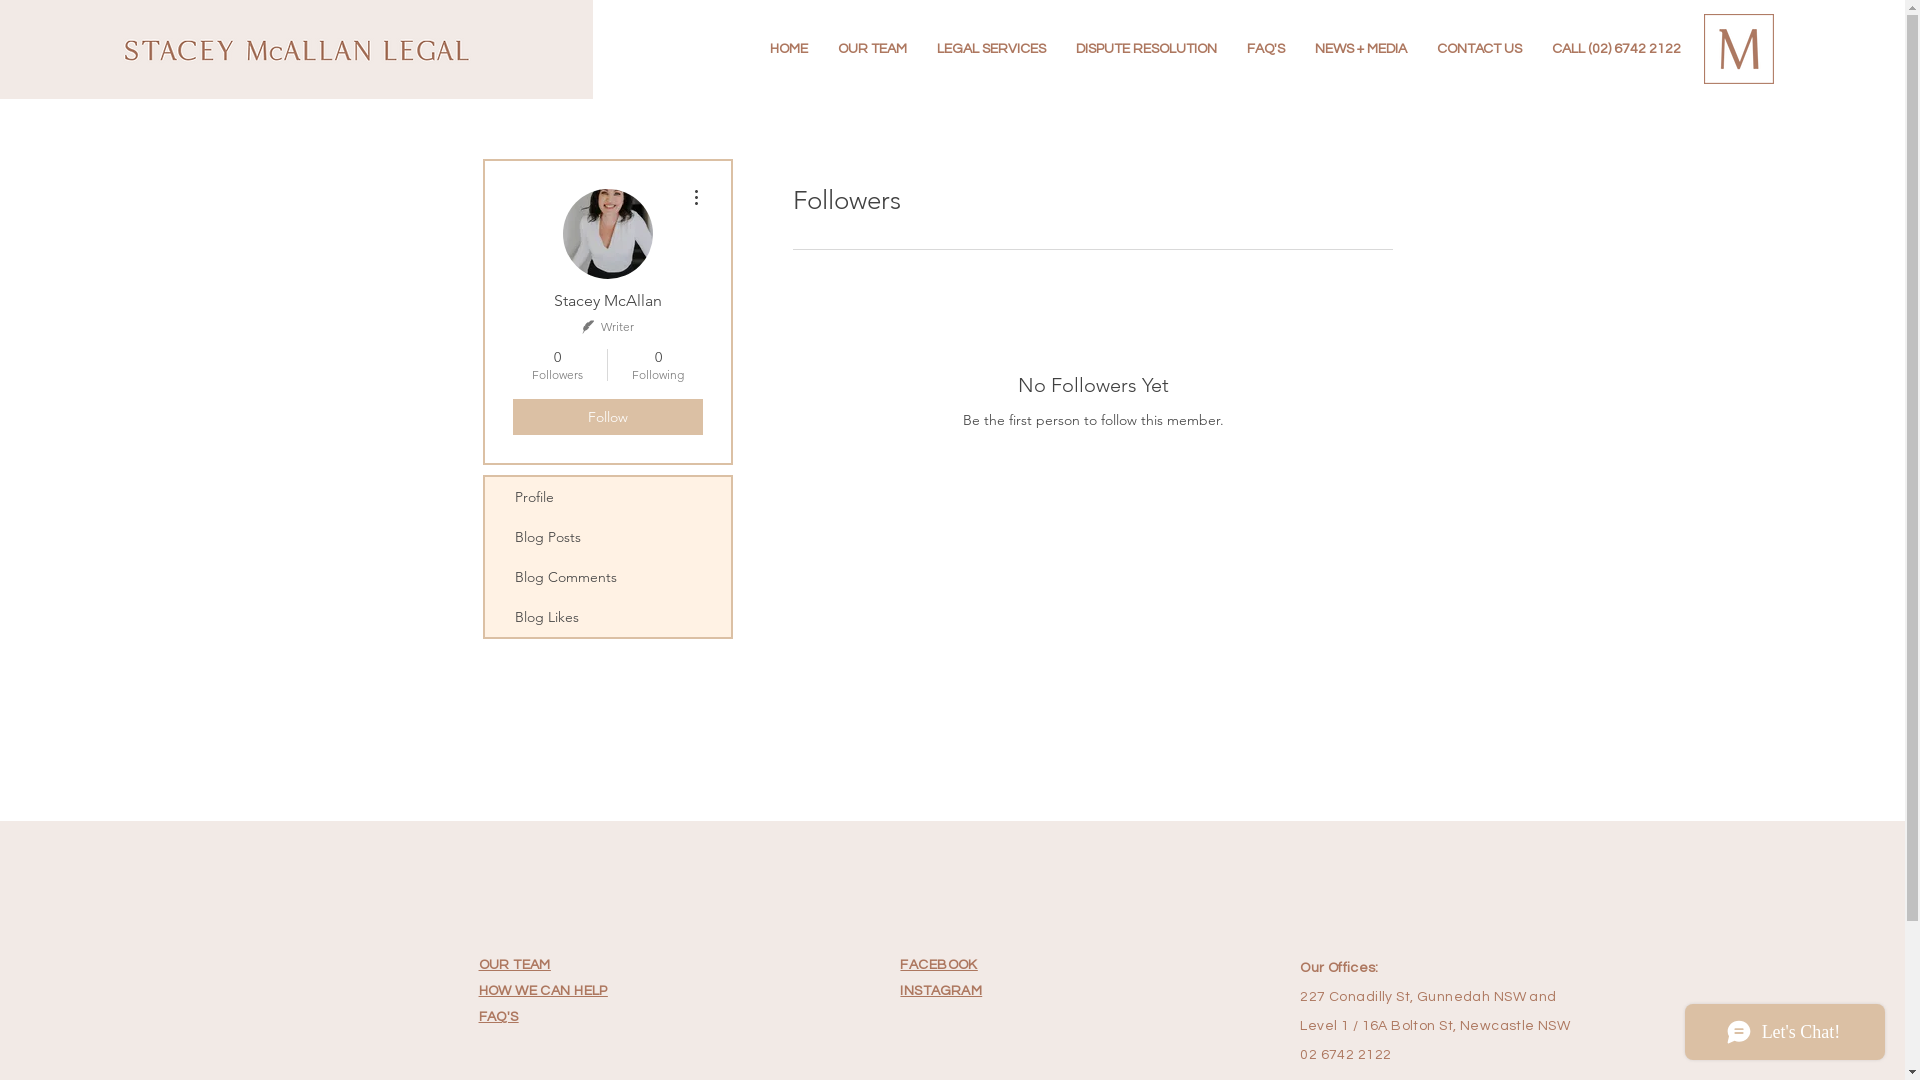  What do you see at coordinates (499, 1016) in the screenshot?
I see `'FAQ'S'` at bounding box center [499, 1016].